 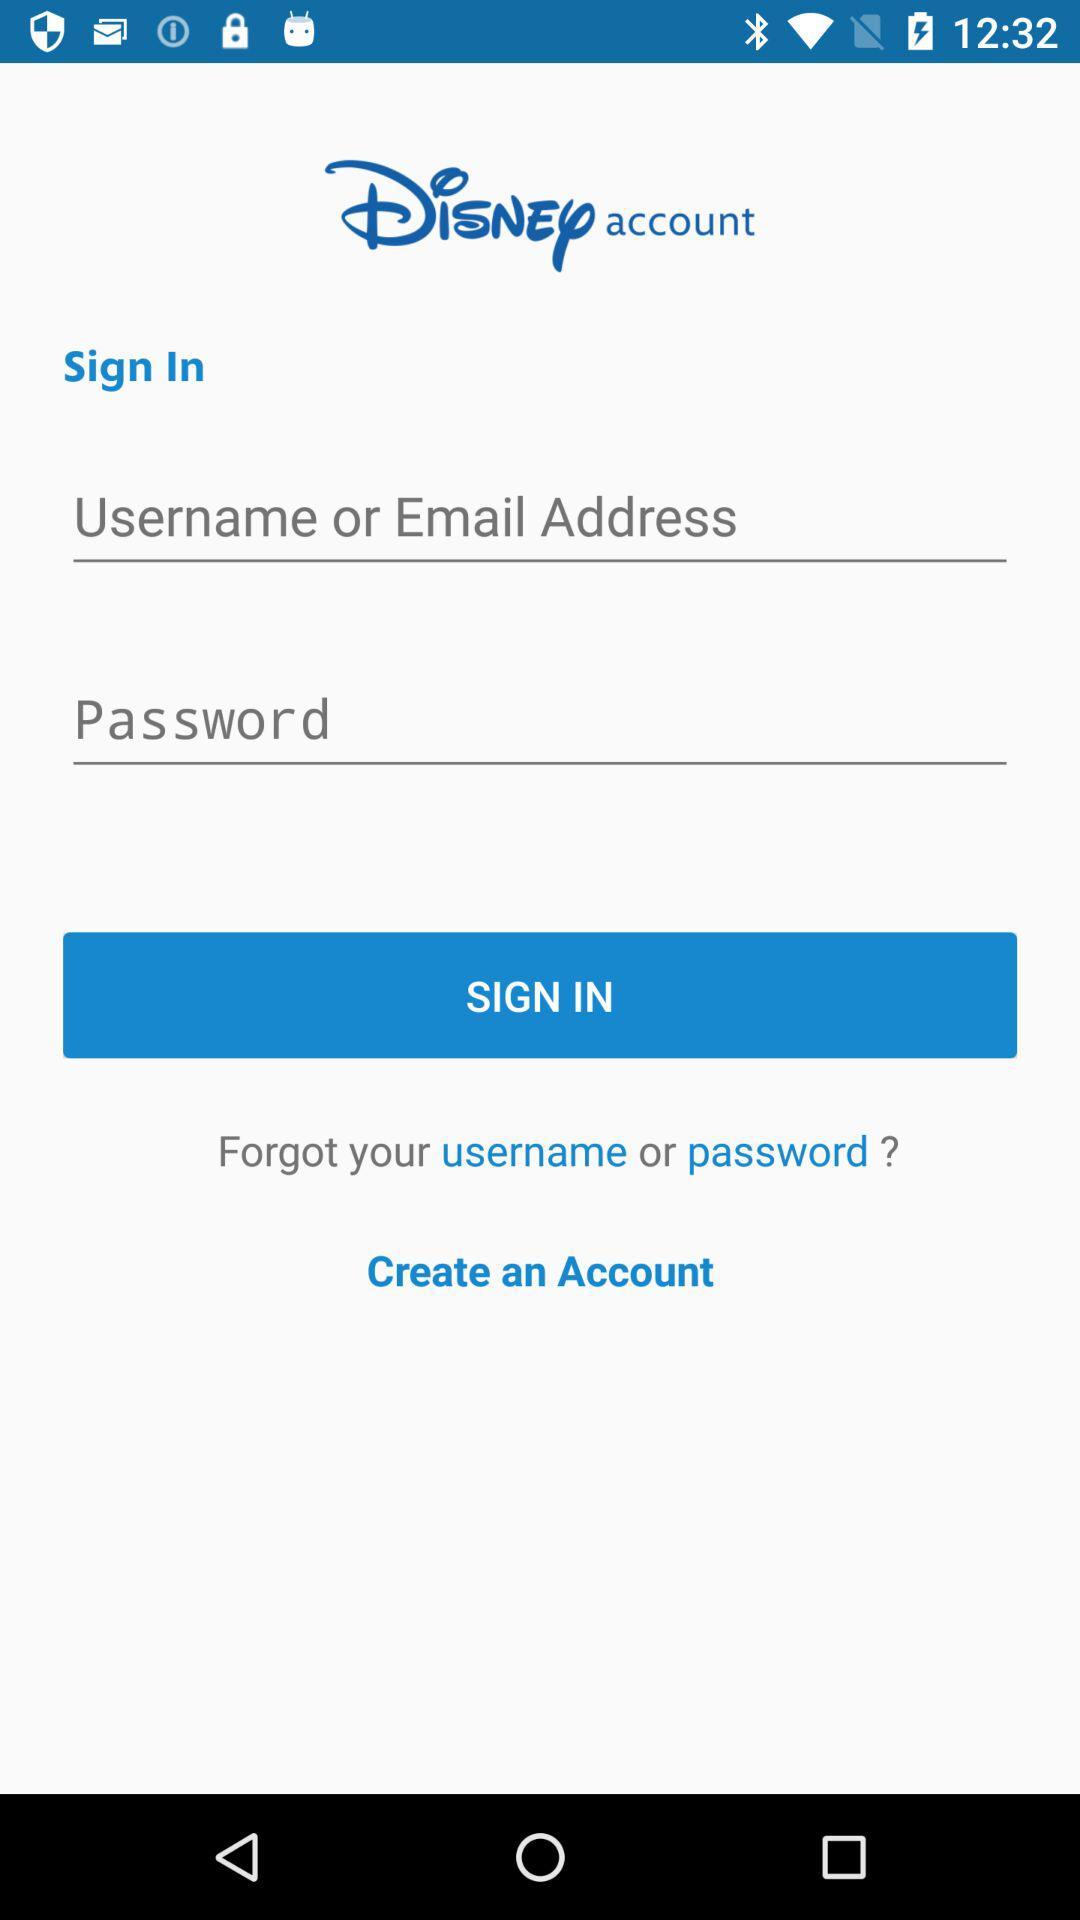 I want to click on the username  icon, so click(x=538, y=1149).